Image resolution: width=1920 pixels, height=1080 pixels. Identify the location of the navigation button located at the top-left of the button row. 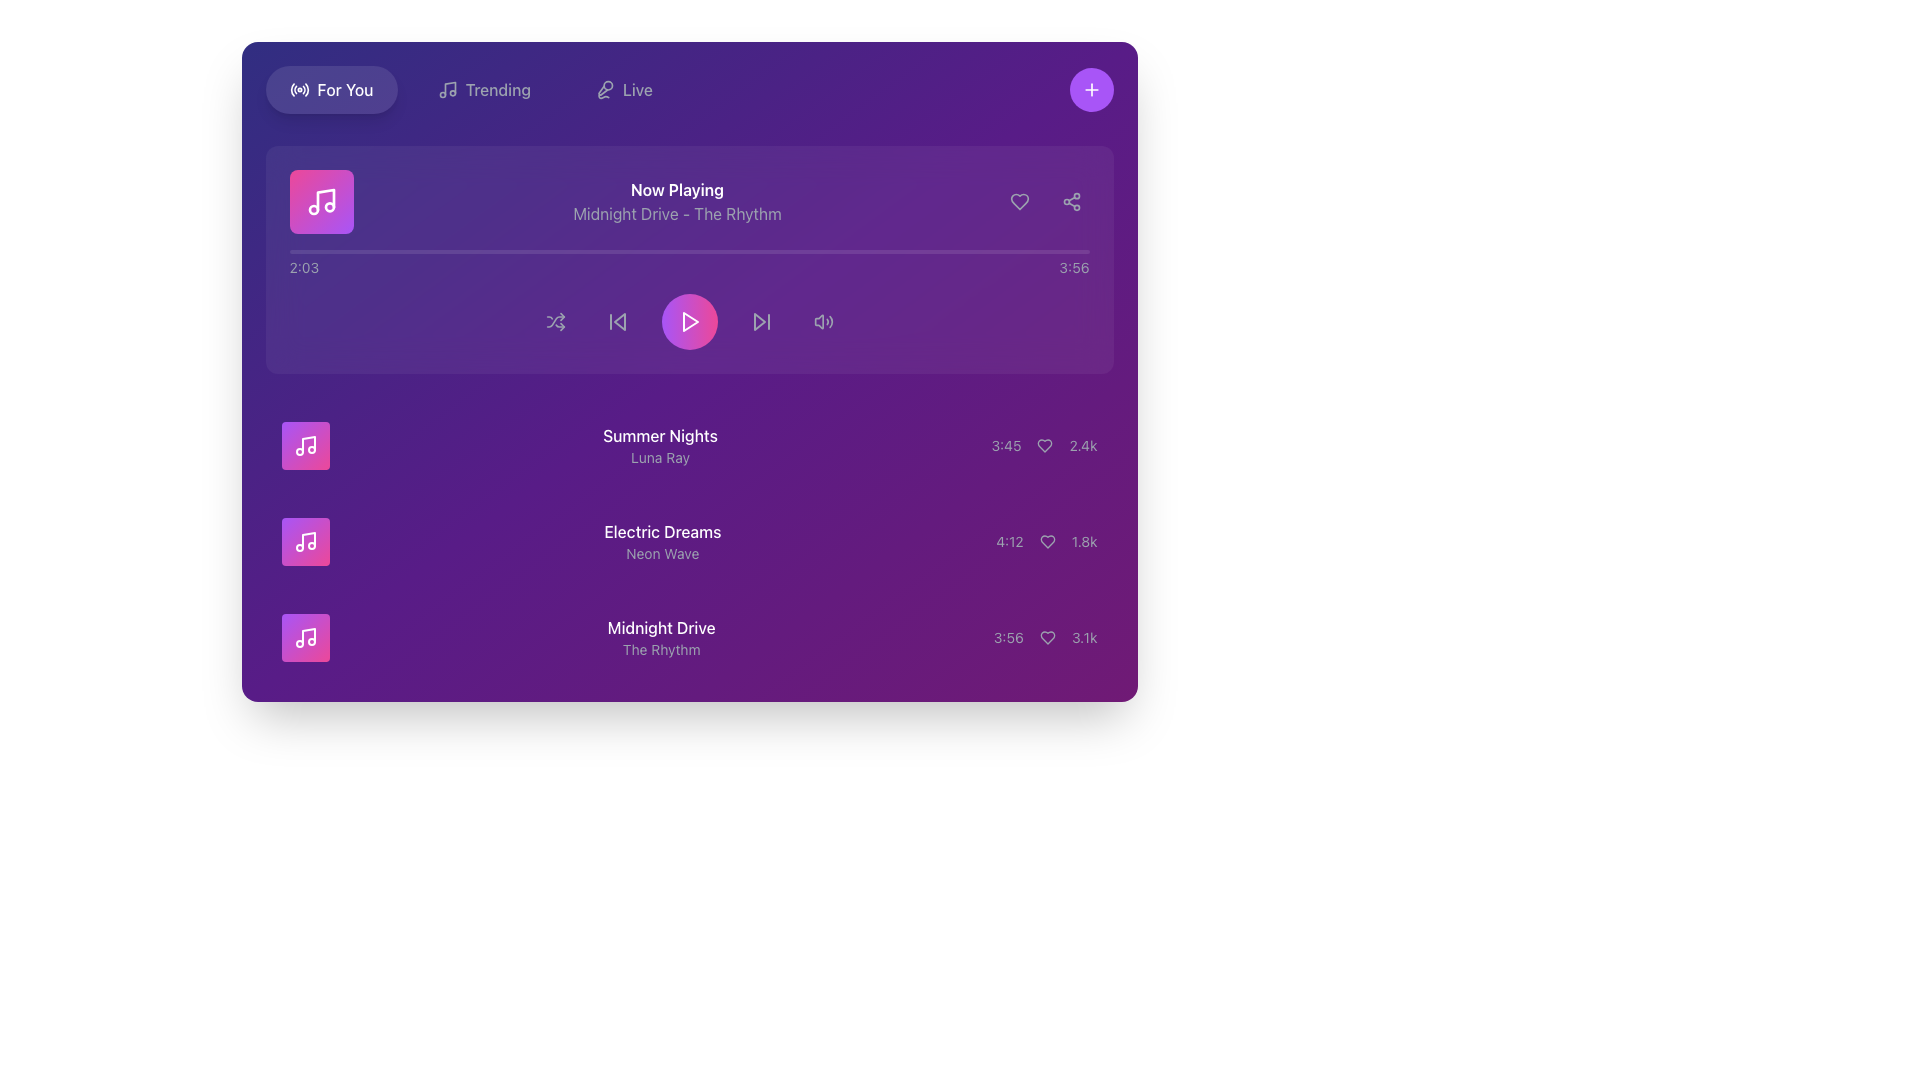
(331, 88).